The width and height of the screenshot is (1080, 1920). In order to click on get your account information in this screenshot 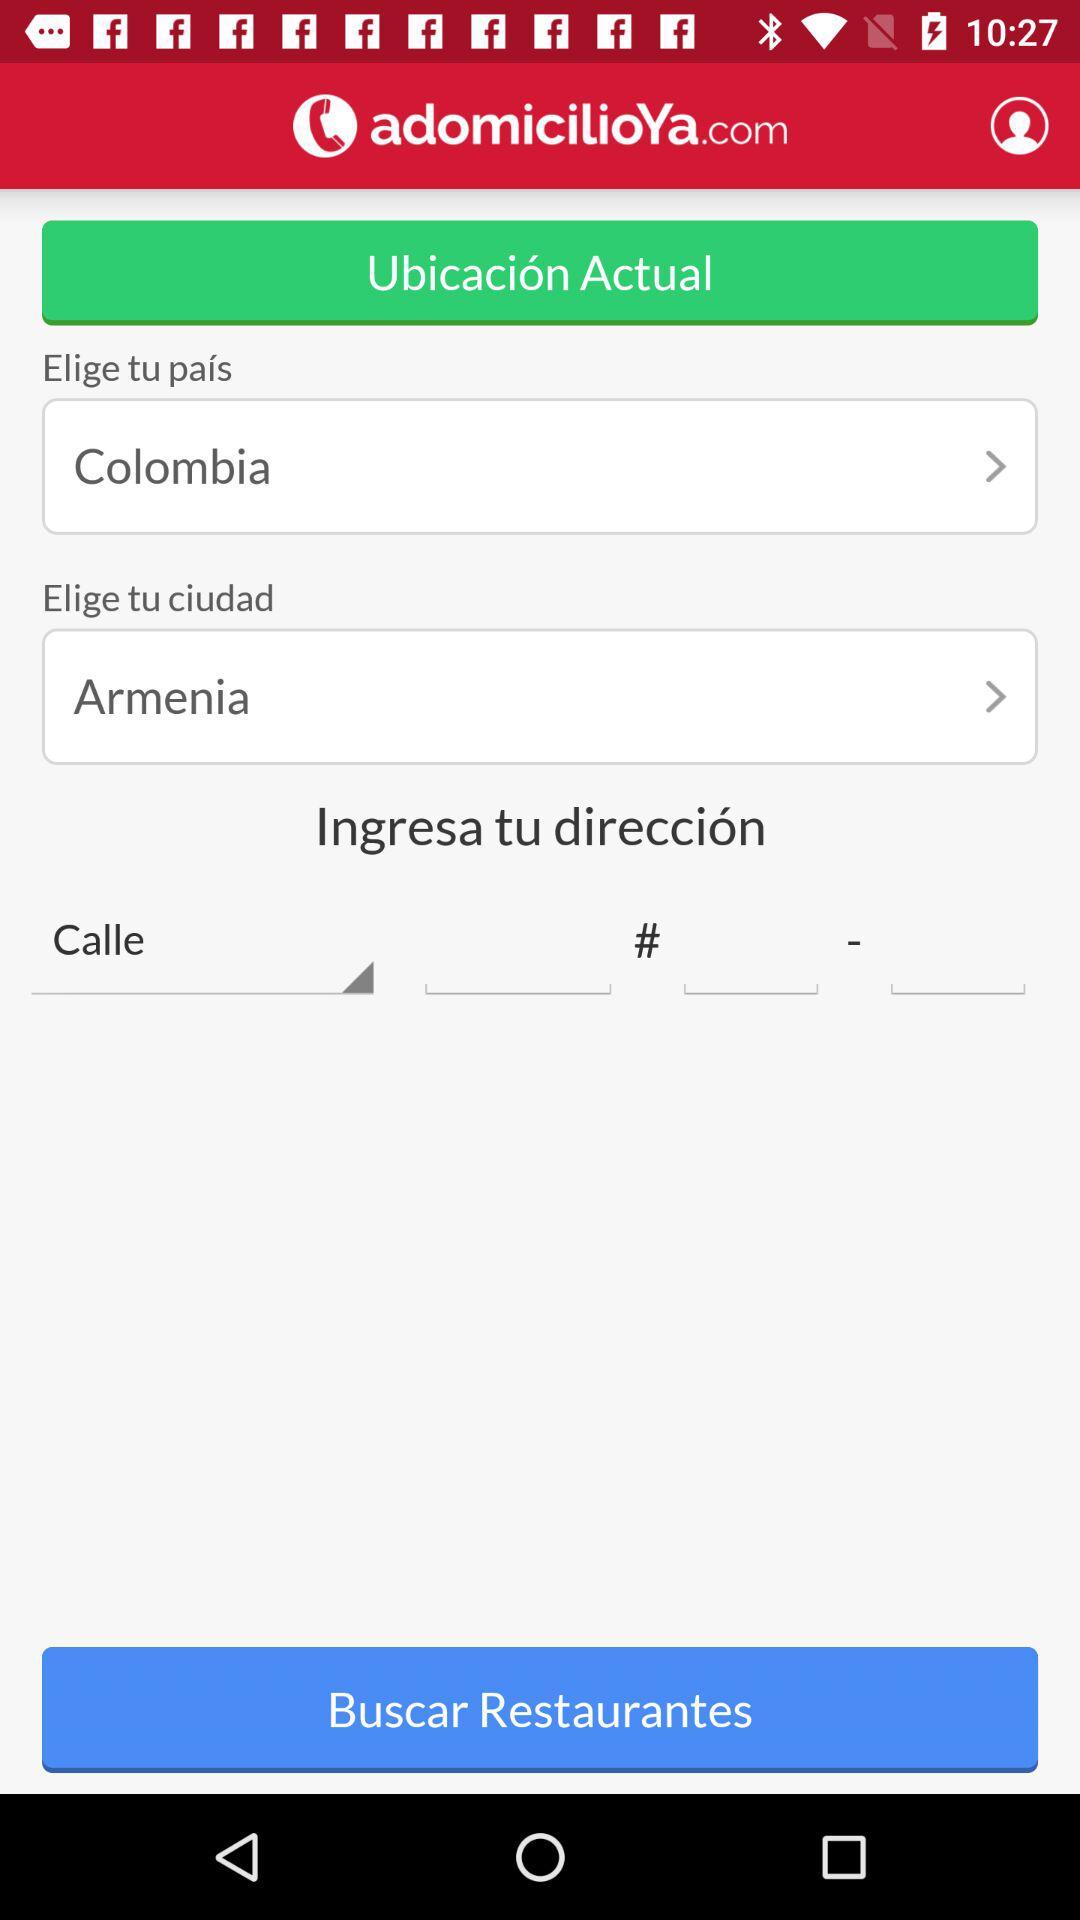, I will do `click(1019, 124)`.